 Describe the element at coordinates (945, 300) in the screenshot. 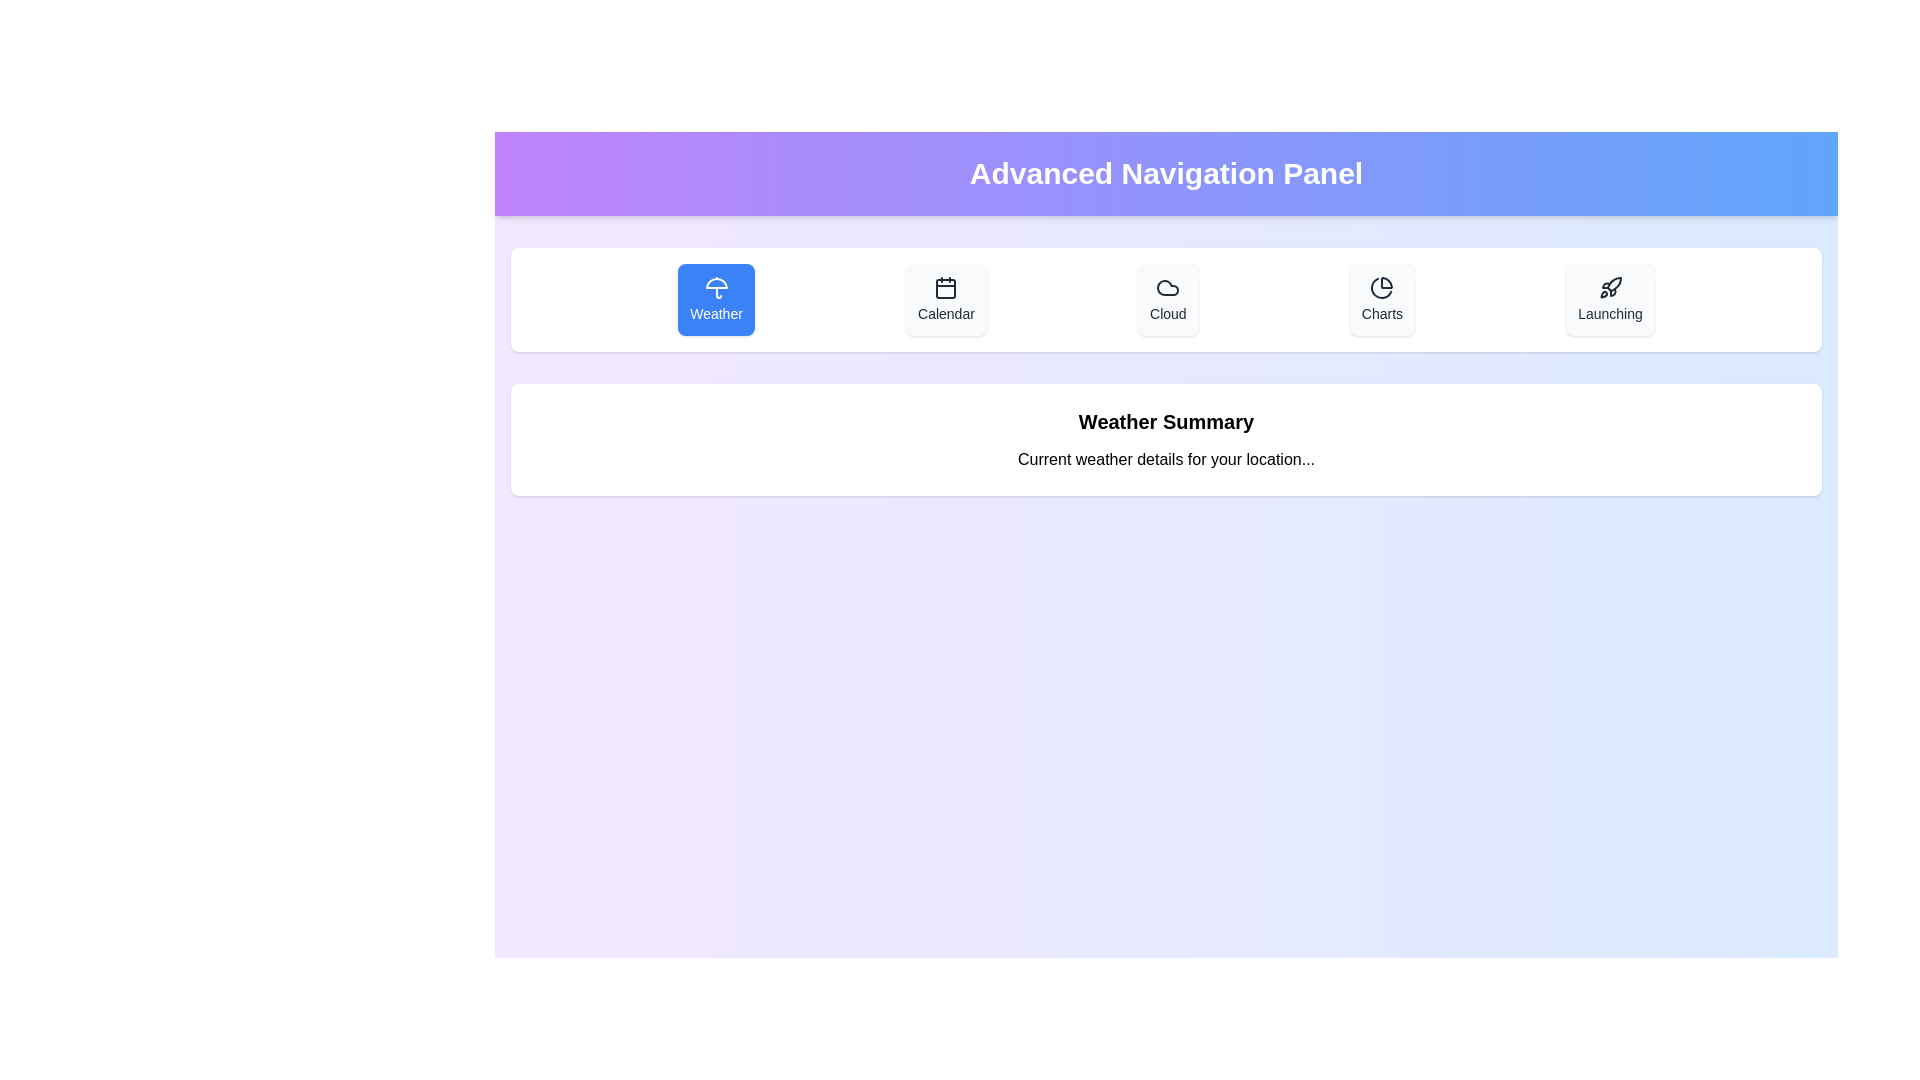

I see `the second button in the top-center panel, which is located between the 'Weather' button on the left and 'Cloud' button on the right` at that location.